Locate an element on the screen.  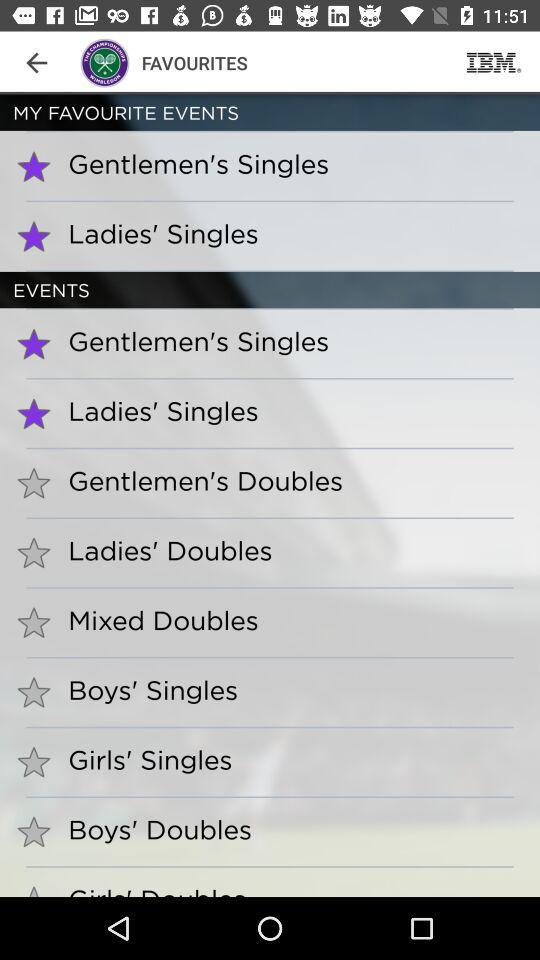
the item next to the favourites is located at coordinates (493, 62).